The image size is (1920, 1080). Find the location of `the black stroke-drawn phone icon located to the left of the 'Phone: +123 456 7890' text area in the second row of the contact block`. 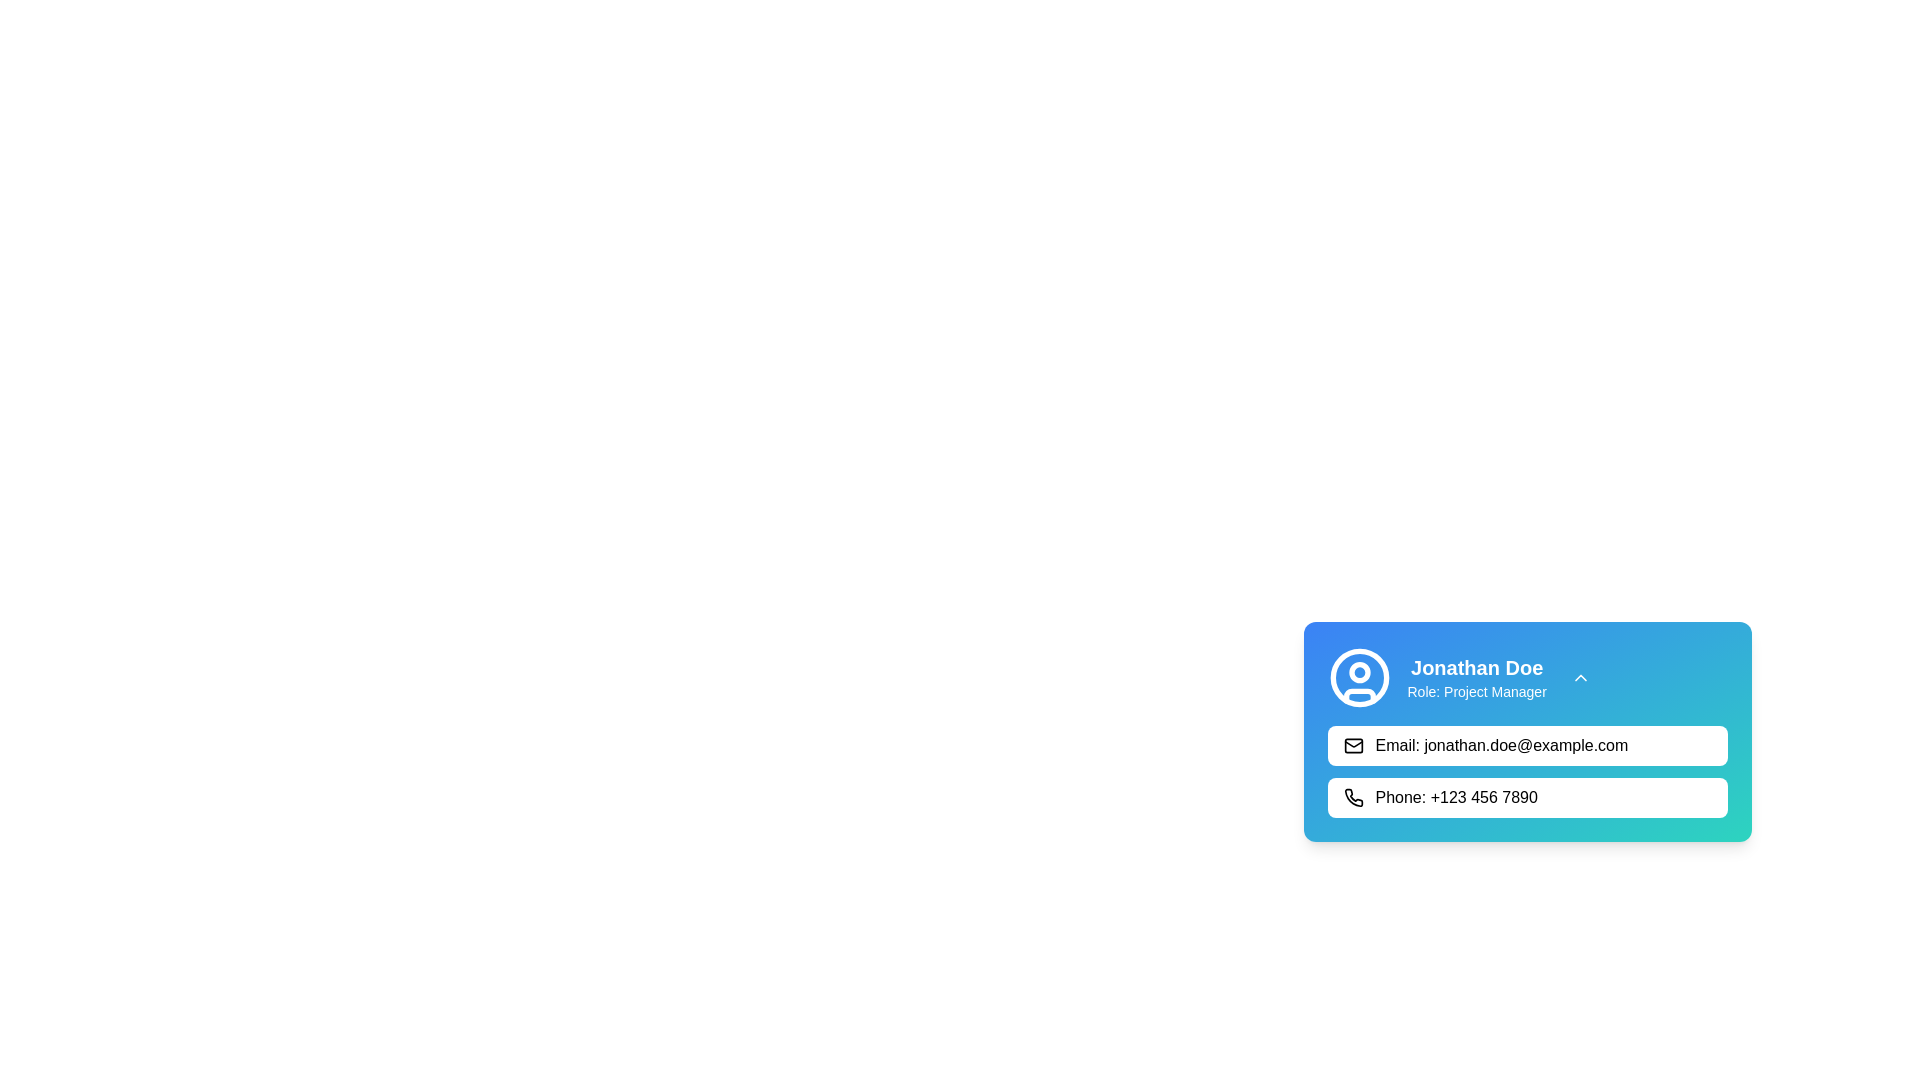

the black stroke-drawn phone icon located to the left of the 'Phone: +123 456 7890' text area in the second row of the contact block is located at coordinates (1353, 797).